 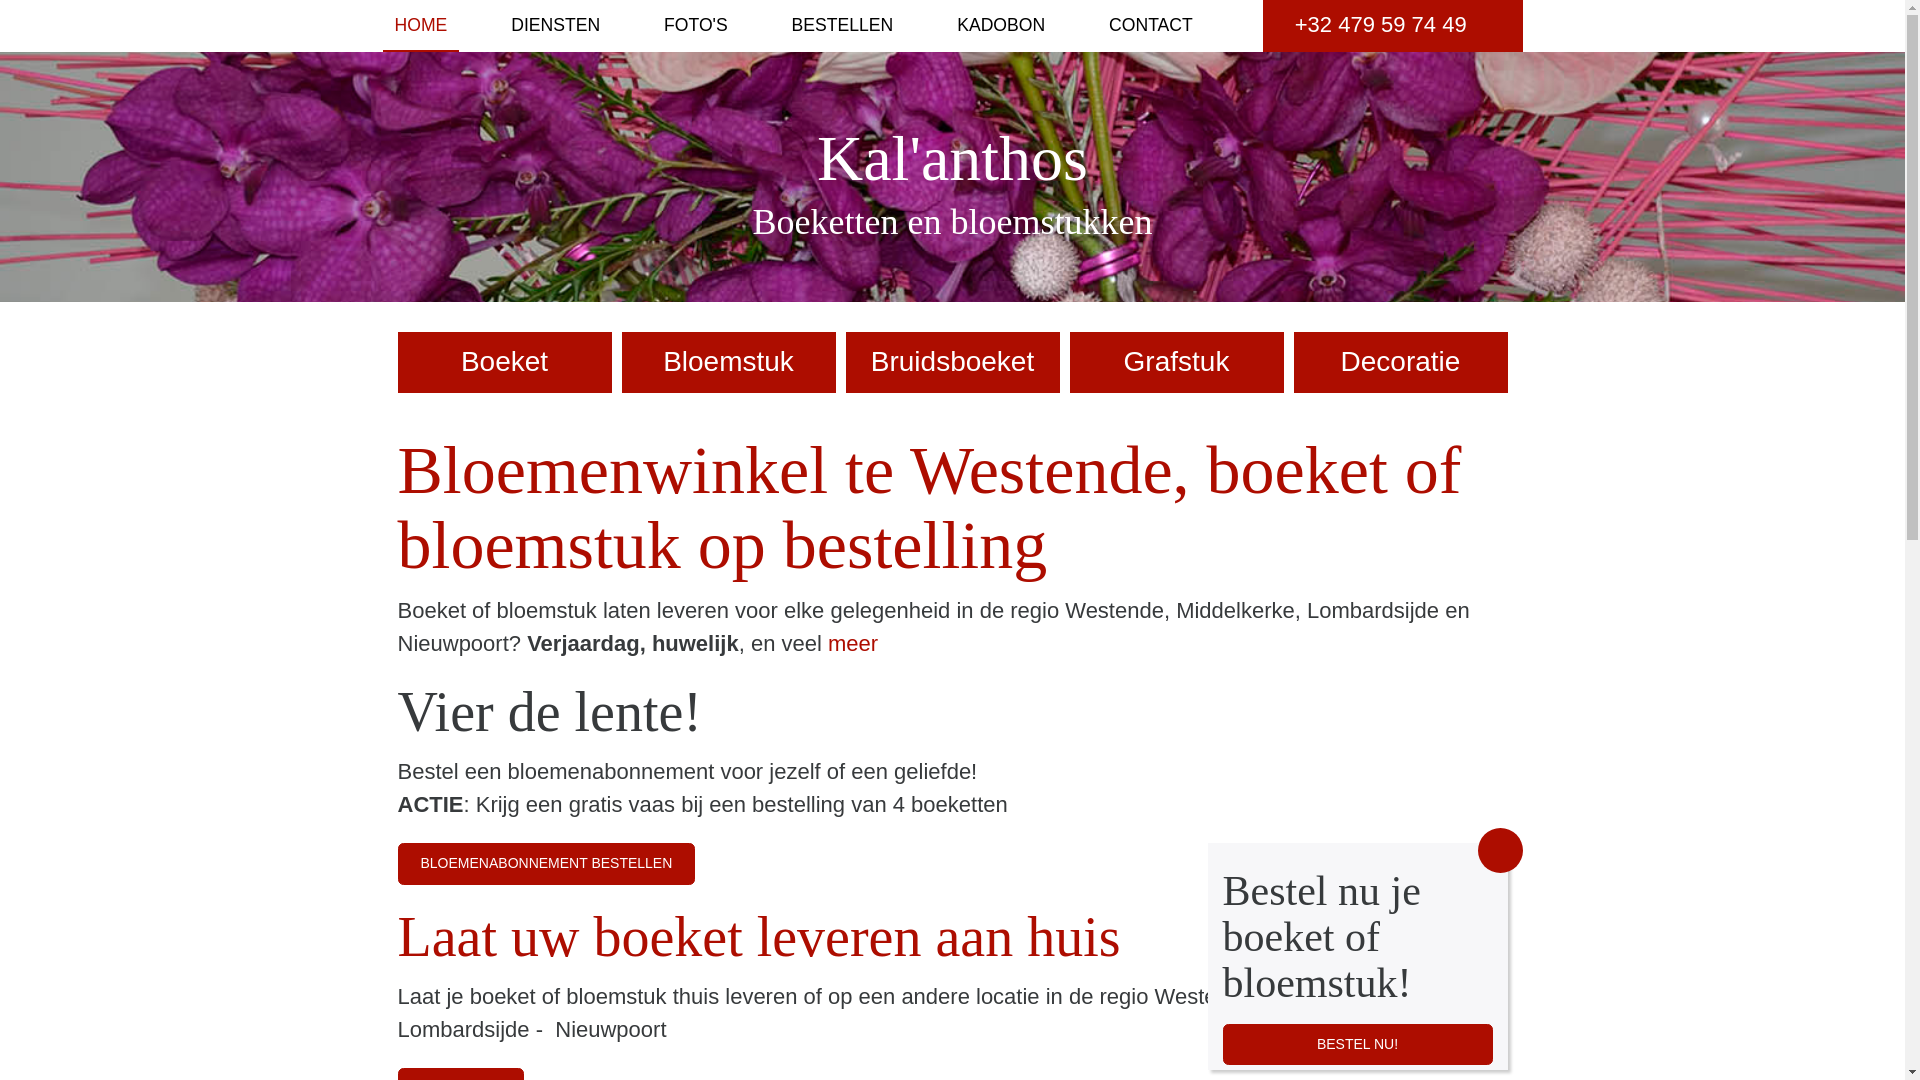 I want to click on 'DIENSTEN', so click(x=499, y=24).